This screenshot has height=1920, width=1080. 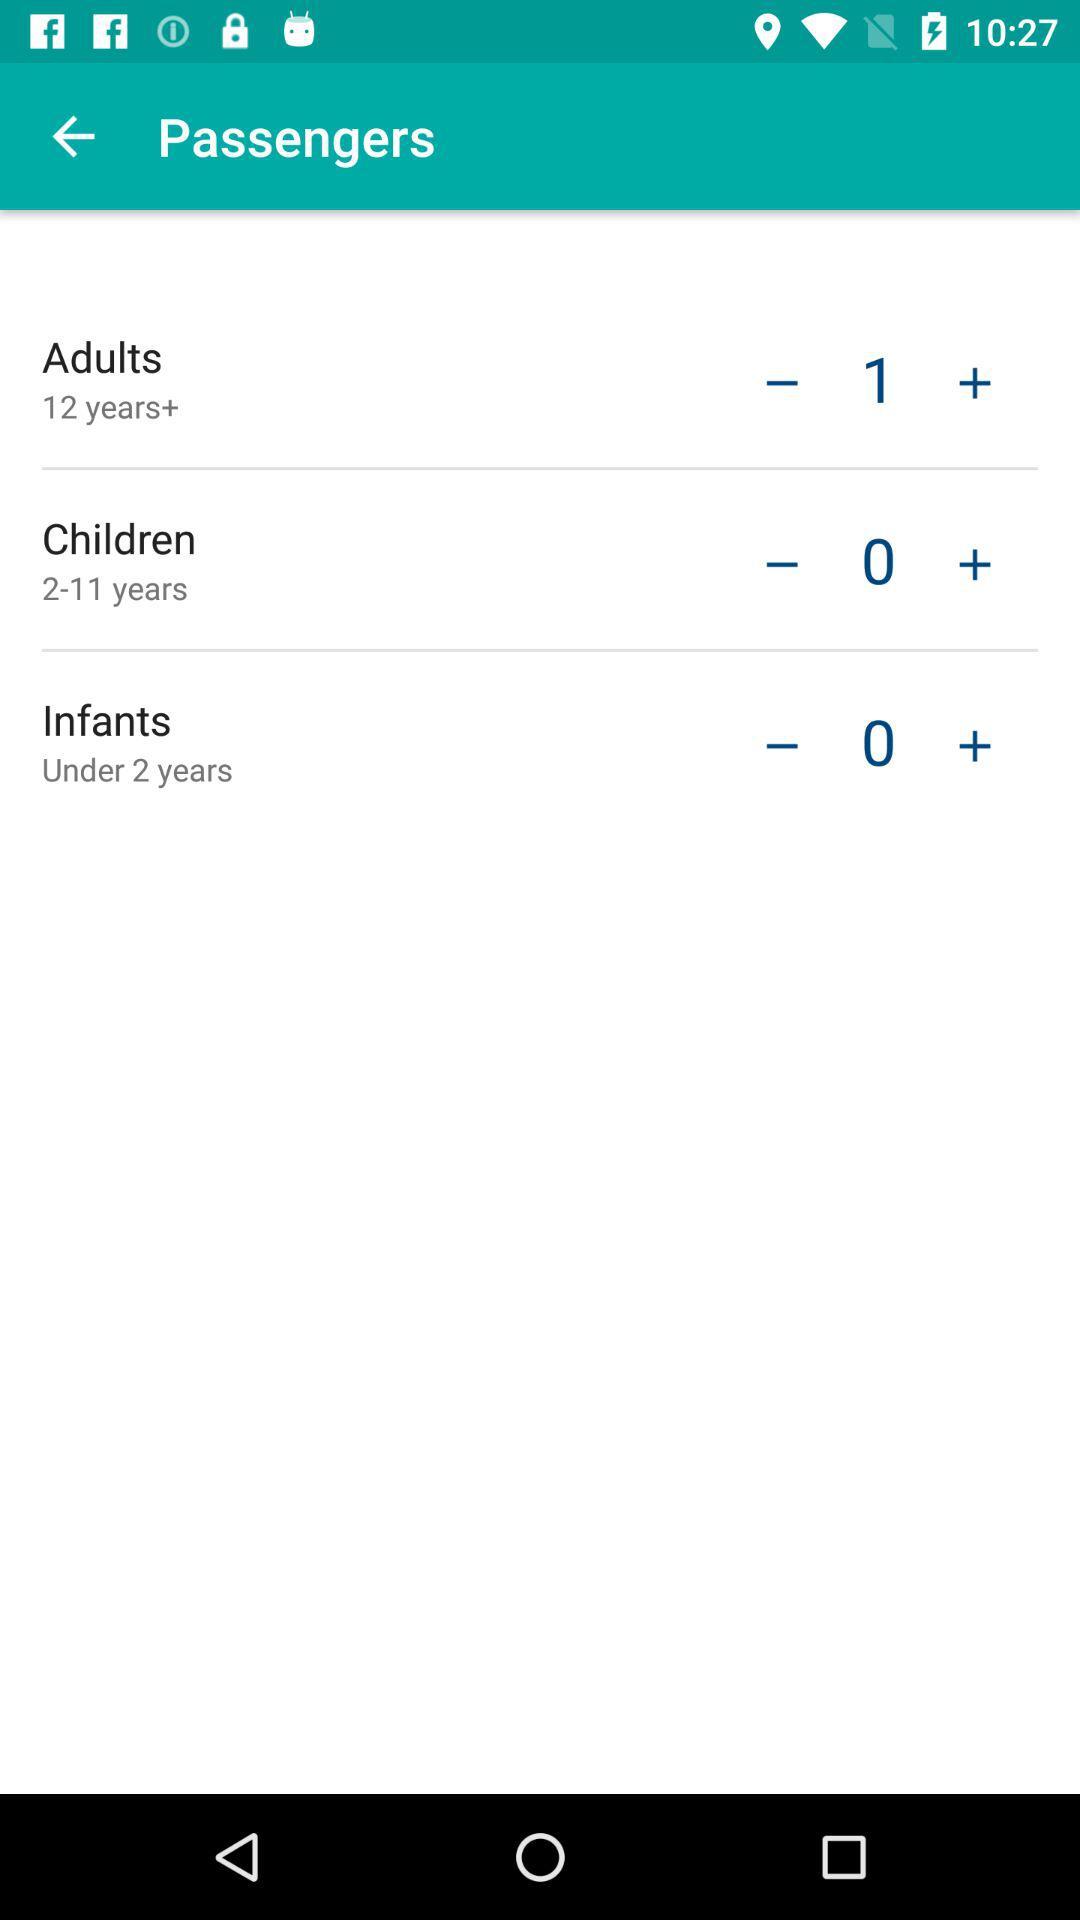 What do you see at coordinates (781, 561) in the screenshot?
I see `minus means less option` at bounding box center [781, 561].